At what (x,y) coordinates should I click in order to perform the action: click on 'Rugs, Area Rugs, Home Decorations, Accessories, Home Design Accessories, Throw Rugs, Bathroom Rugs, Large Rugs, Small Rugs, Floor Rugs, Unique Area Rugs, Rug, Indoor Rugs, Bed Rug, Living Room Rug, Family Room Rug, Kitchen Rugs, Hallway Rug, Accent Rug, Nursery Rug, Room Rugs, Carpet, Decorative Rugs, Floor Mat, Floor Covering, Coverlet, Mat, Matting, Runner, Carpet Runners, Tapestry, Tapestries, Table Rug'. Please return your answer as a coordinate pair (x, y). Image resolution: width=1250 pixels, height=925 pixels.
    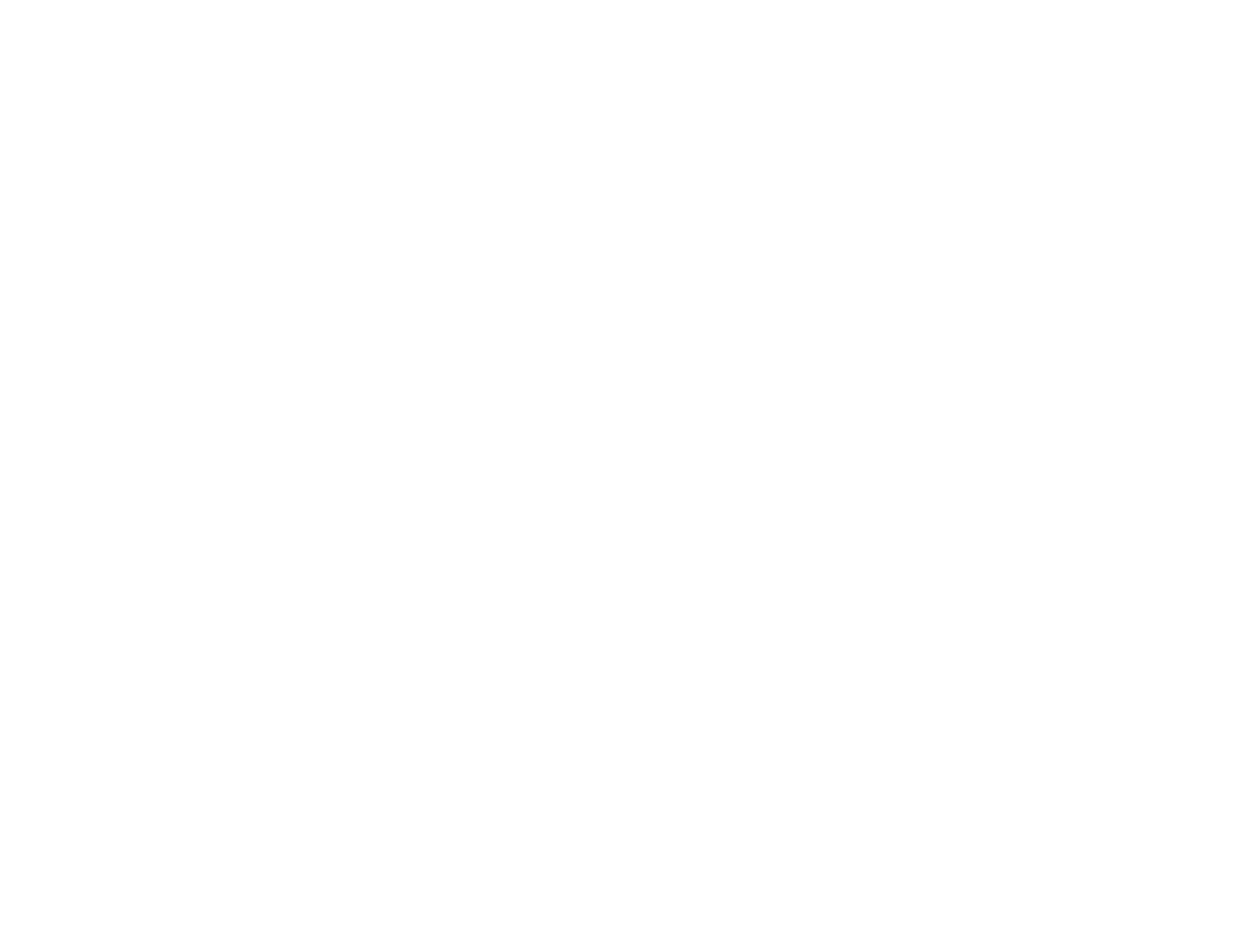
    Looking at the image, I should click on (611, 509).